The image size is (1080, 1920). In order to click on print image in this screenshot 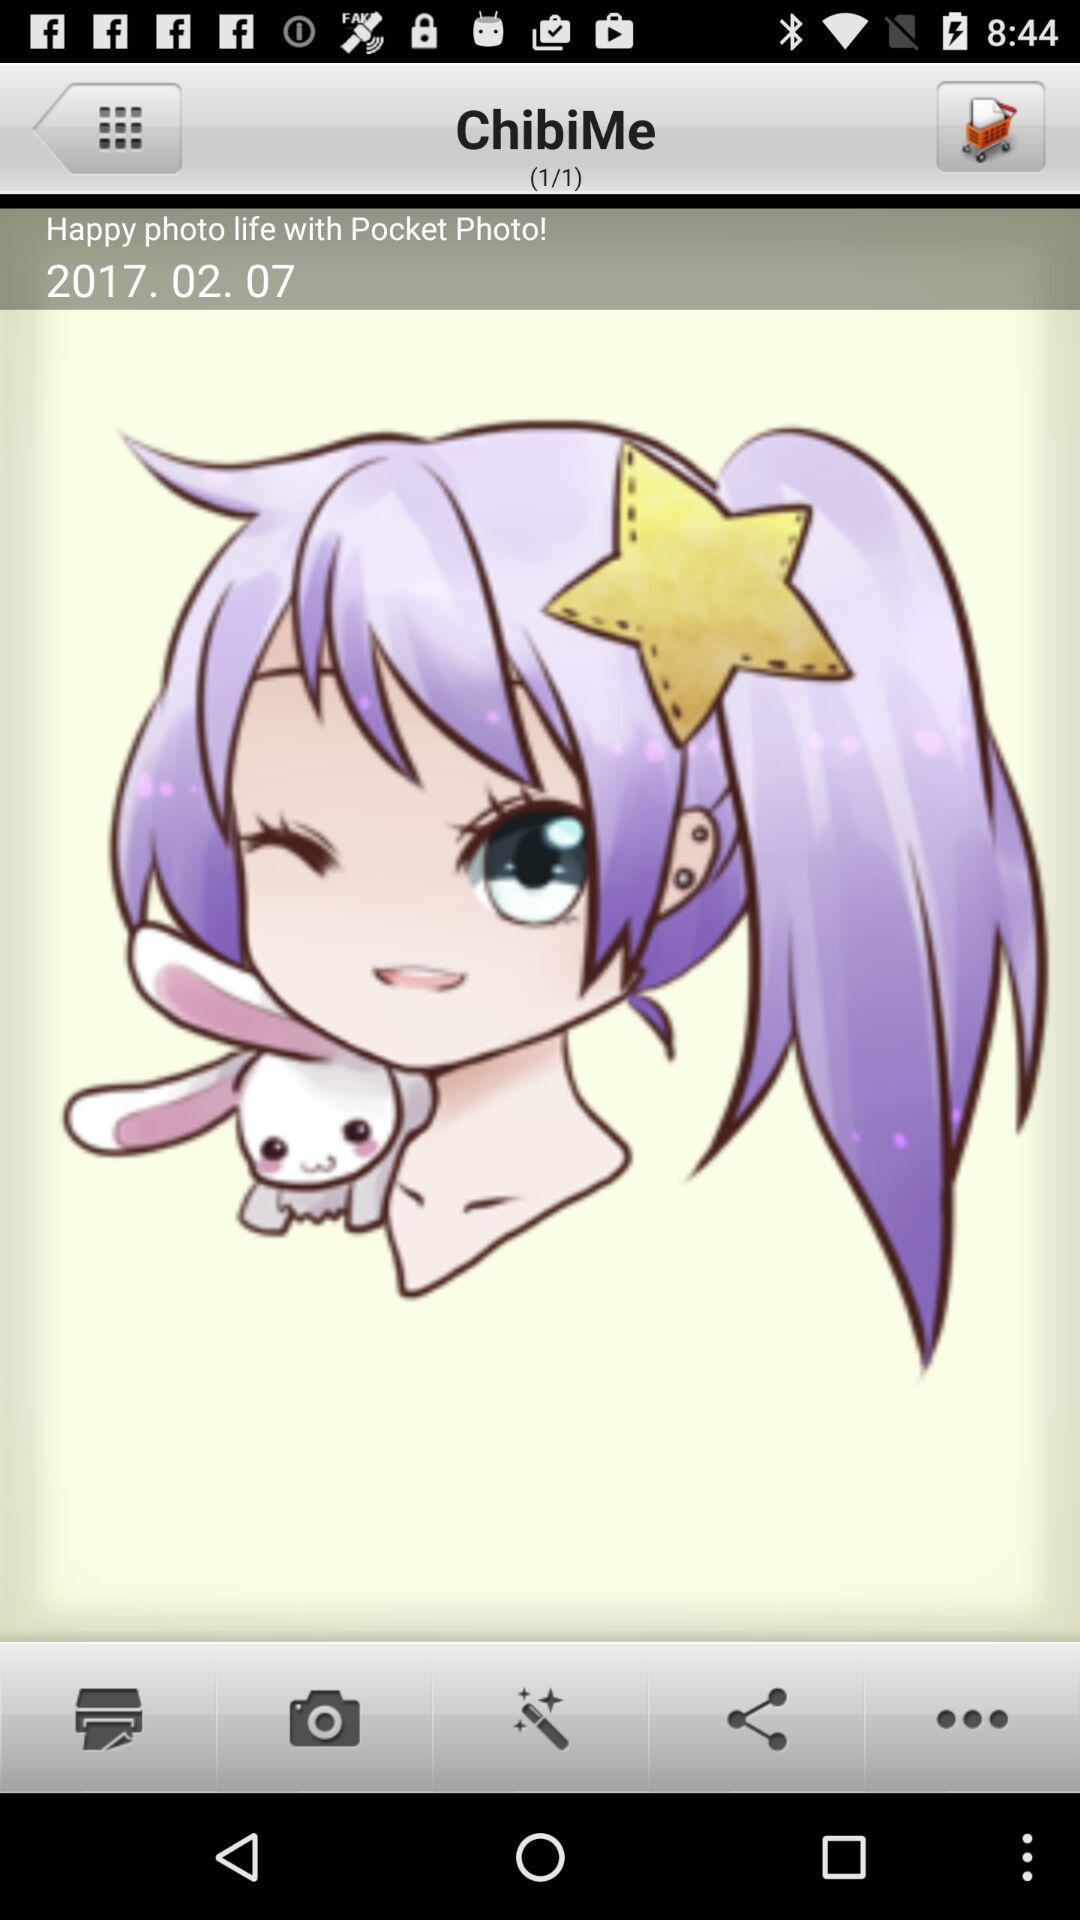, I will do `click(108, 1716)`.